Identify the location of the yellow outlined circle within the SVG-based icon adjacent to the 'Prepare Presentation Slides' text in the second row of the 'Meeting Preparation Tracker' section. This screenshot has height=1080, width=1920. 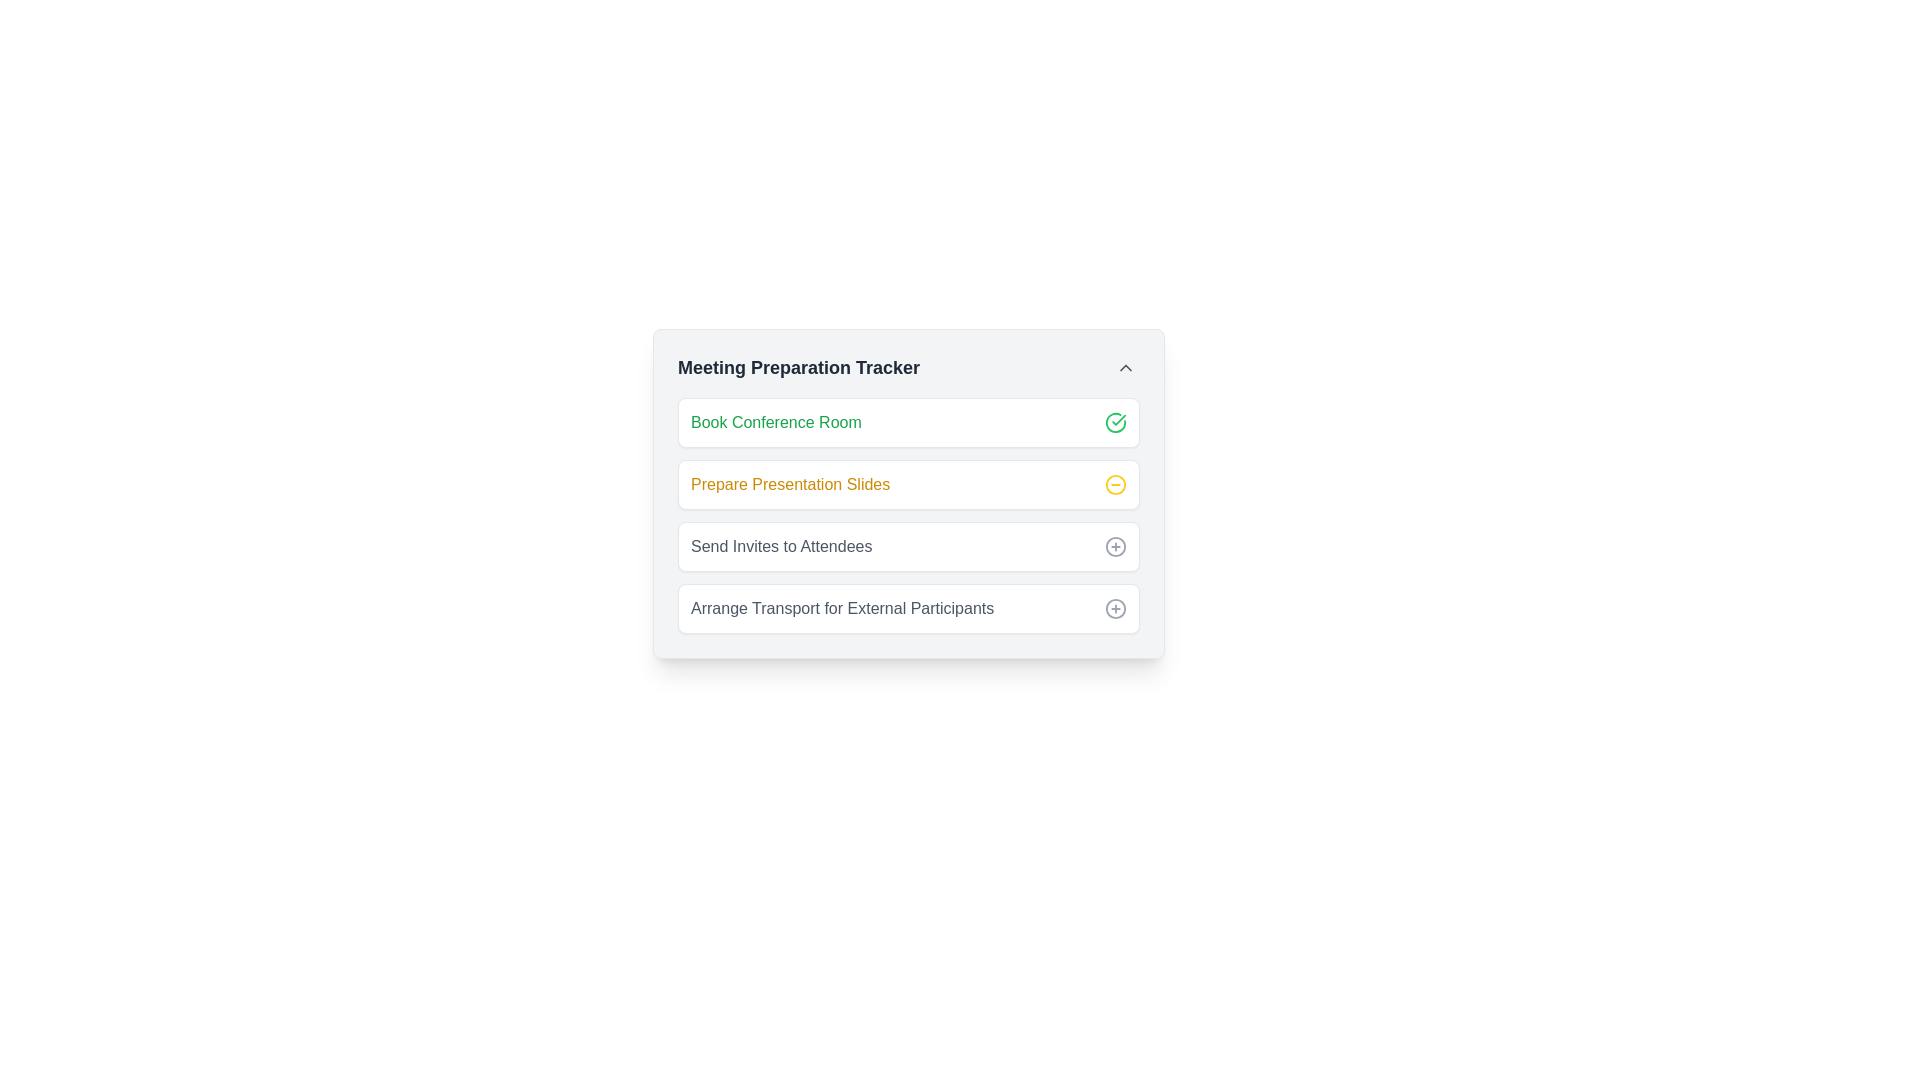
(1115, 485).